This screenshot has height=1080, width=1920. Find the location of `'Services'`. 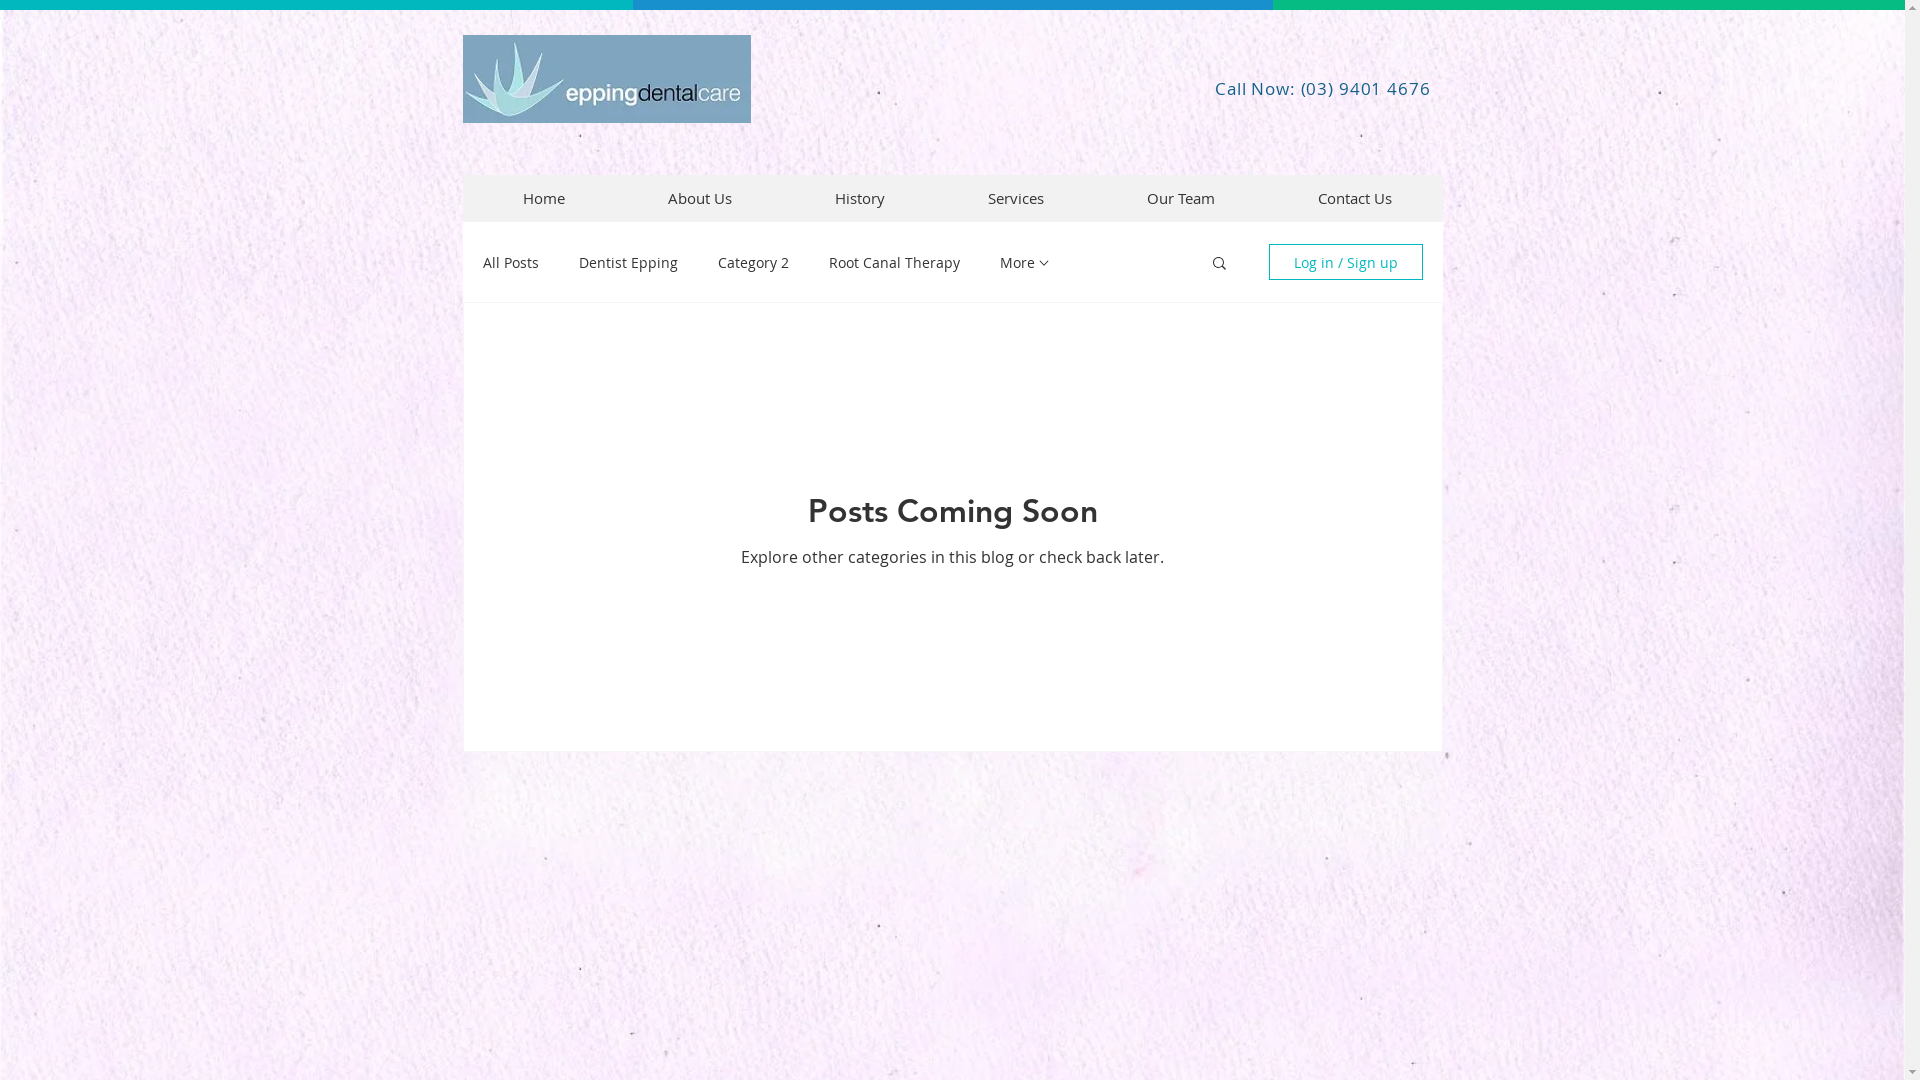

'Services' is located at coordinates (1015, 198).